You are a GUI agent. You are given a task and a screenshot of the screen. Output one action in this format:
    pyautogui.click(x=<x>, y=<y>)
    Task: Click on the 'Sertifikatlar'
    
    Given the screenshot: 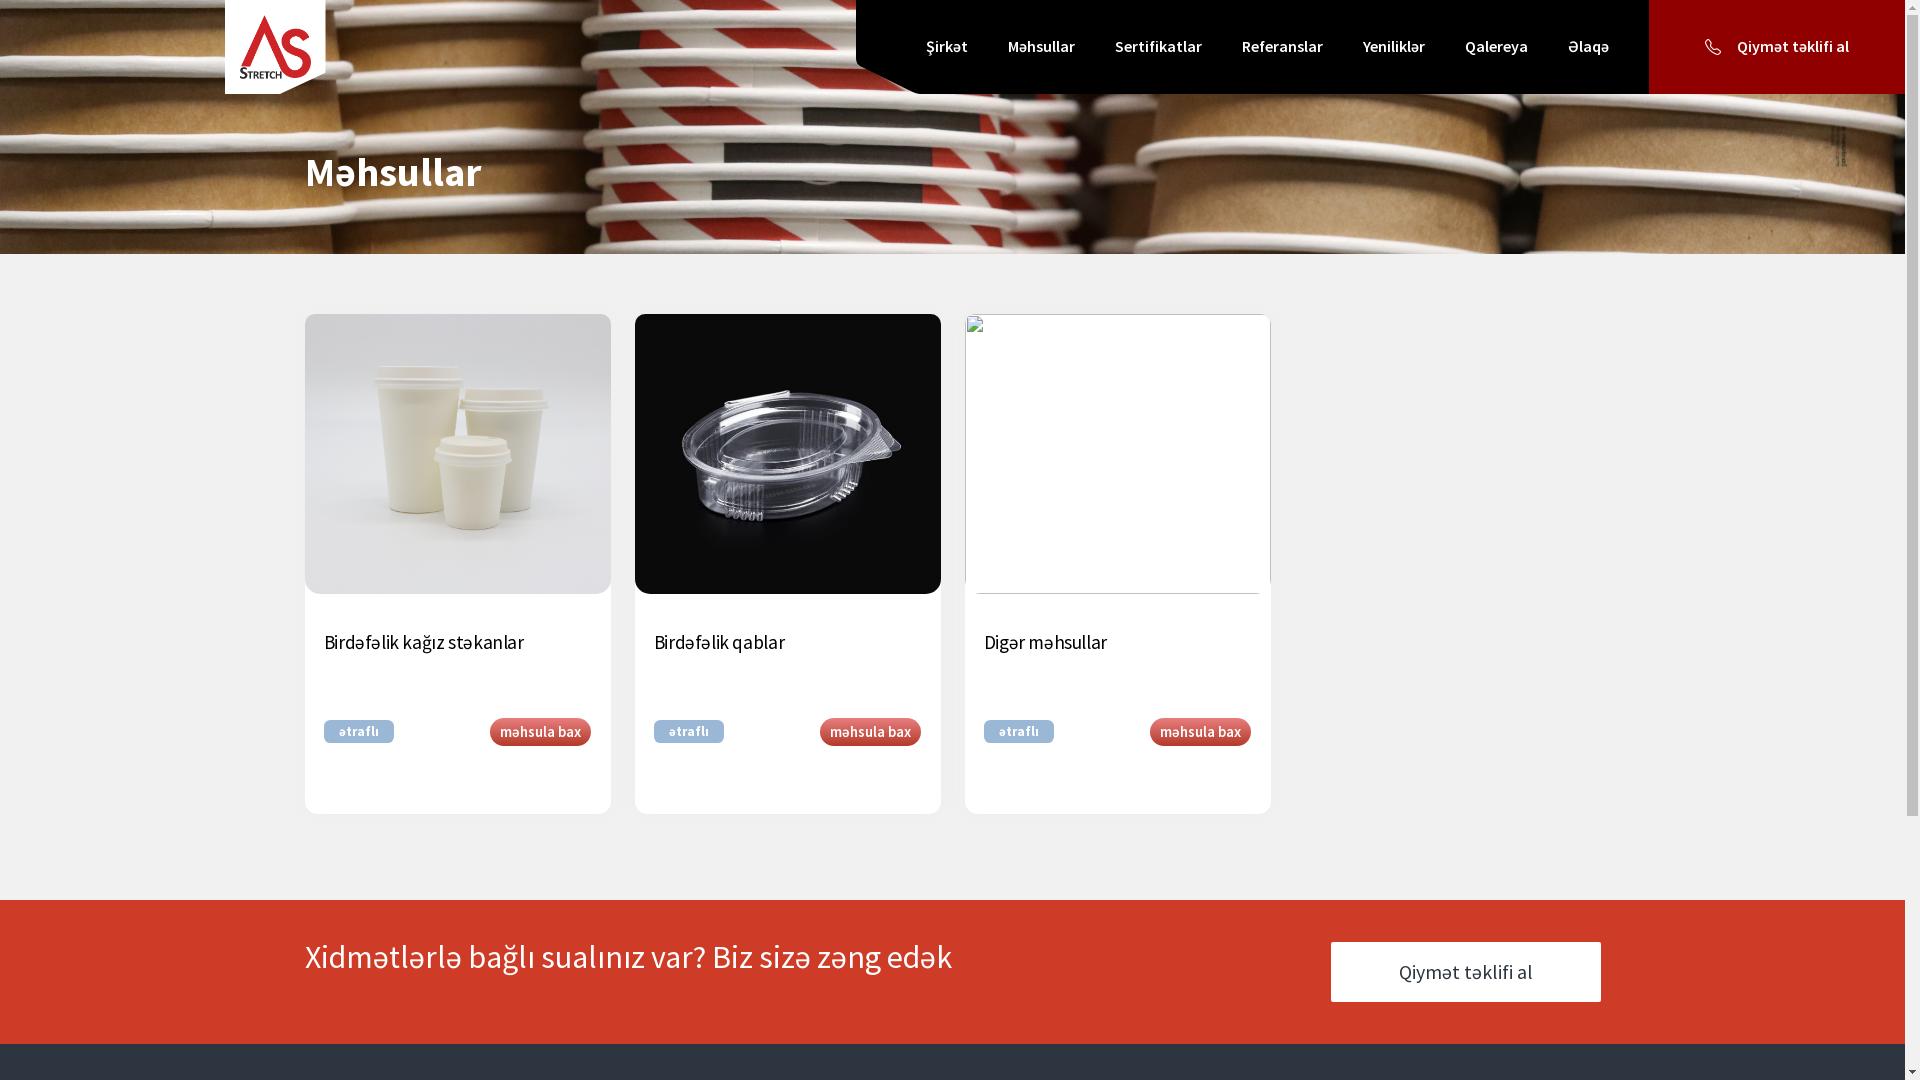 What is the action you would take?
    pyautogui.click(x=1158, y=45)
    